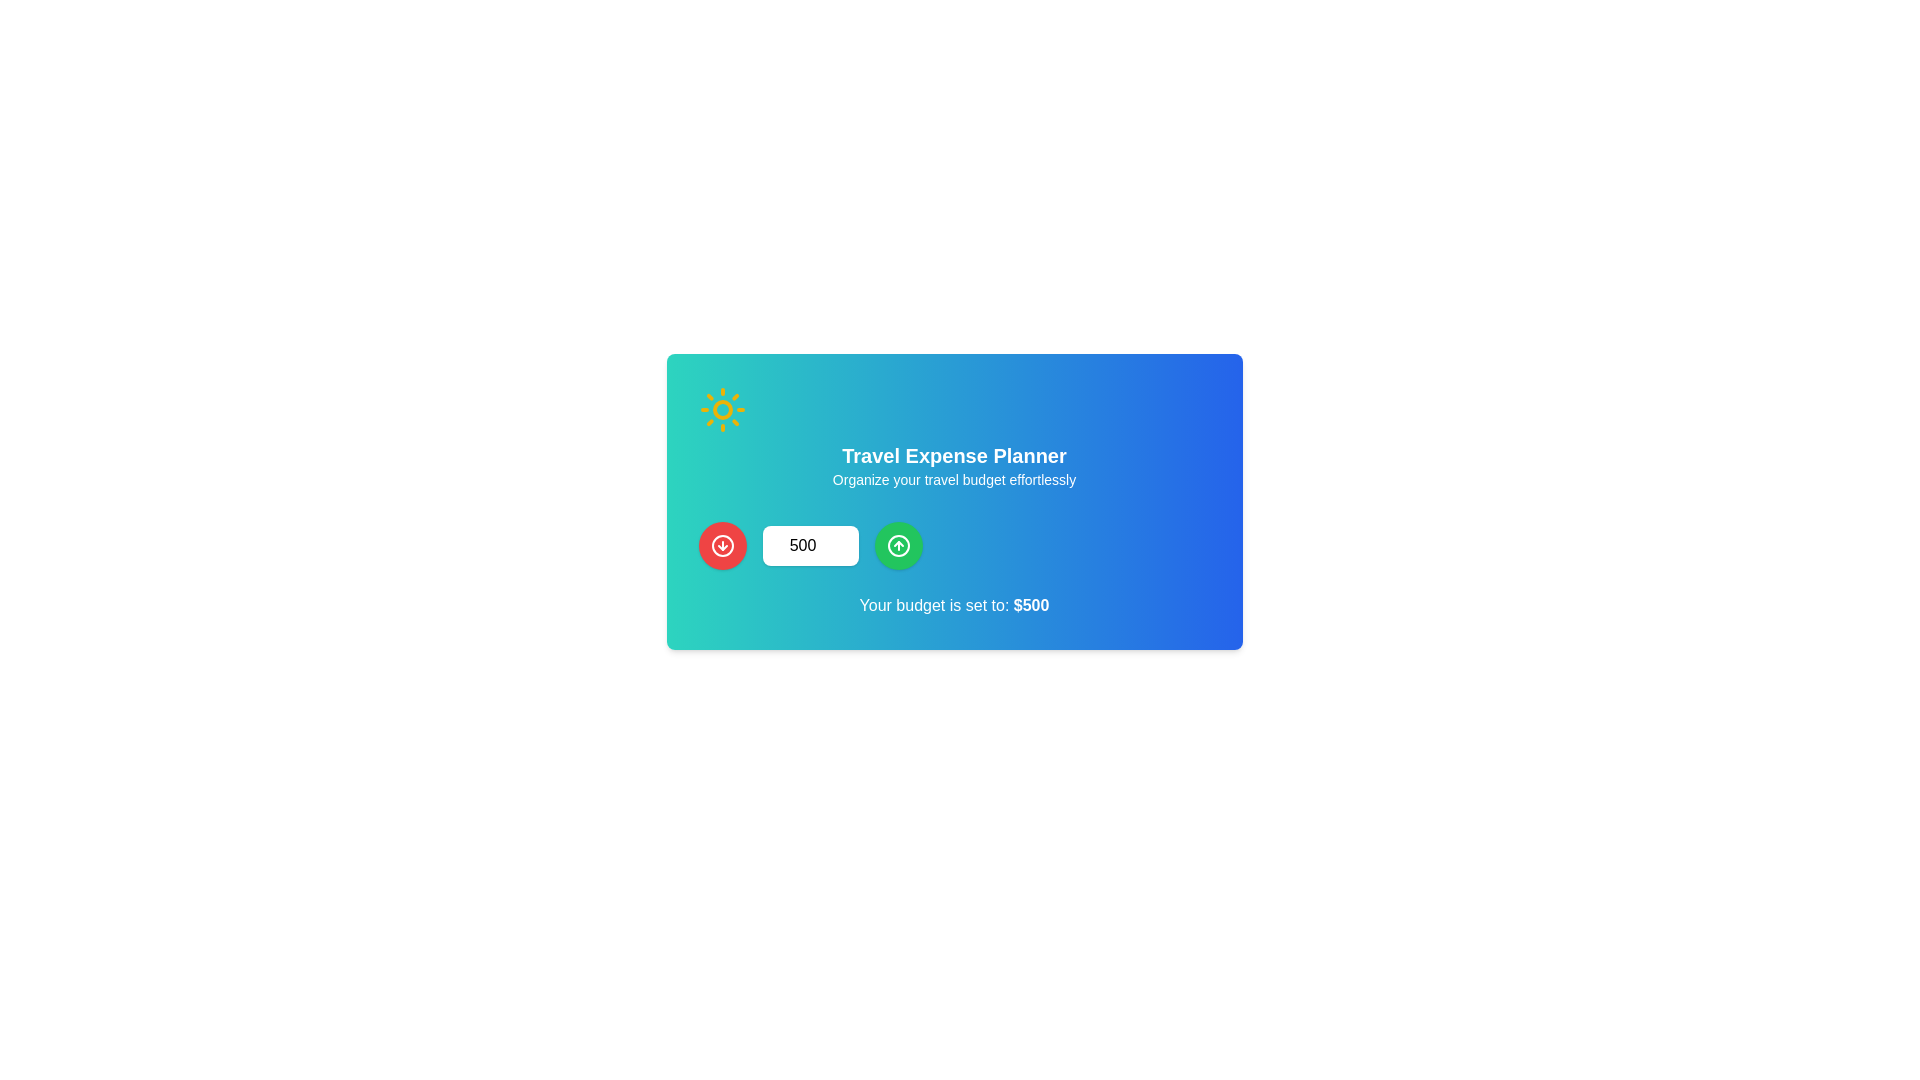  I want to click on the red and green buttons located on either side of the numeric input field within the content box that features a gradient background from teal to blue and contains a sun icon, centered white text, and a monetary value statement, so click(953, 500).